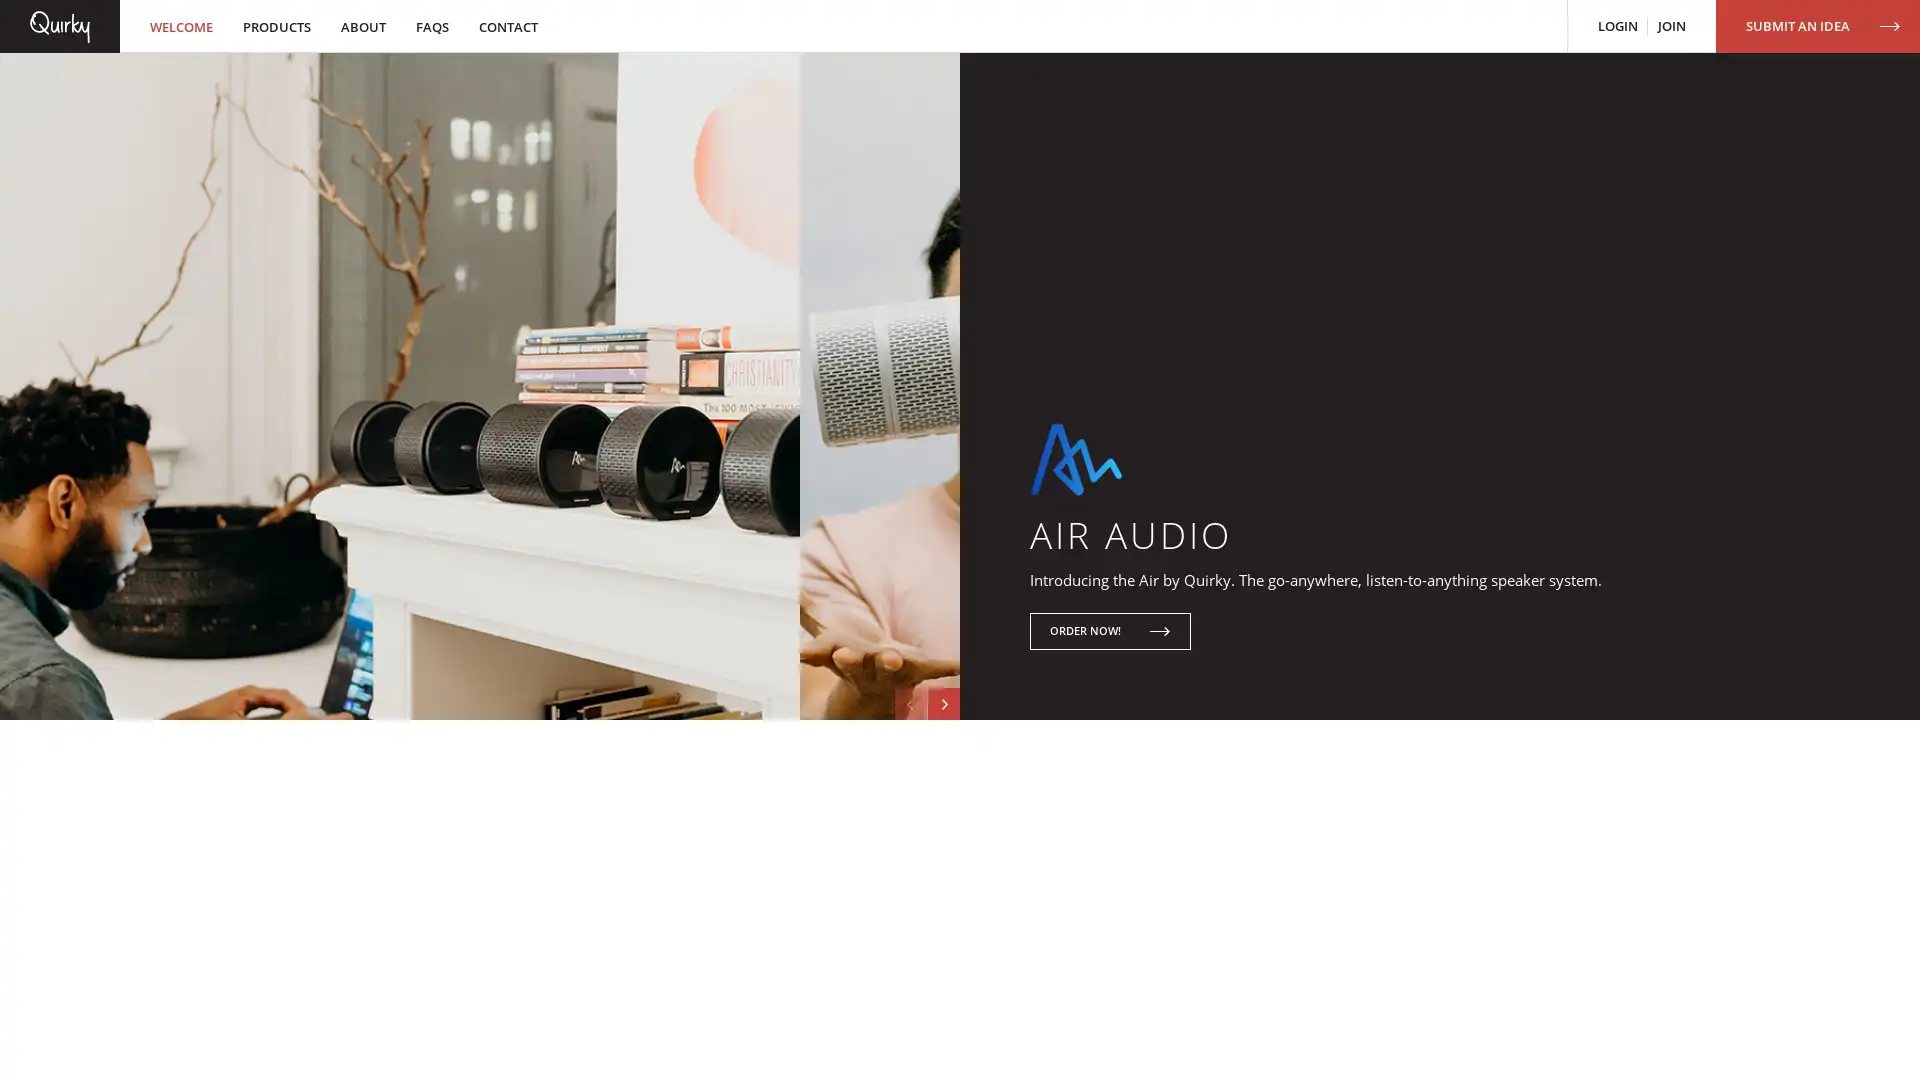  I want to click on Previous, so click(897, 833).